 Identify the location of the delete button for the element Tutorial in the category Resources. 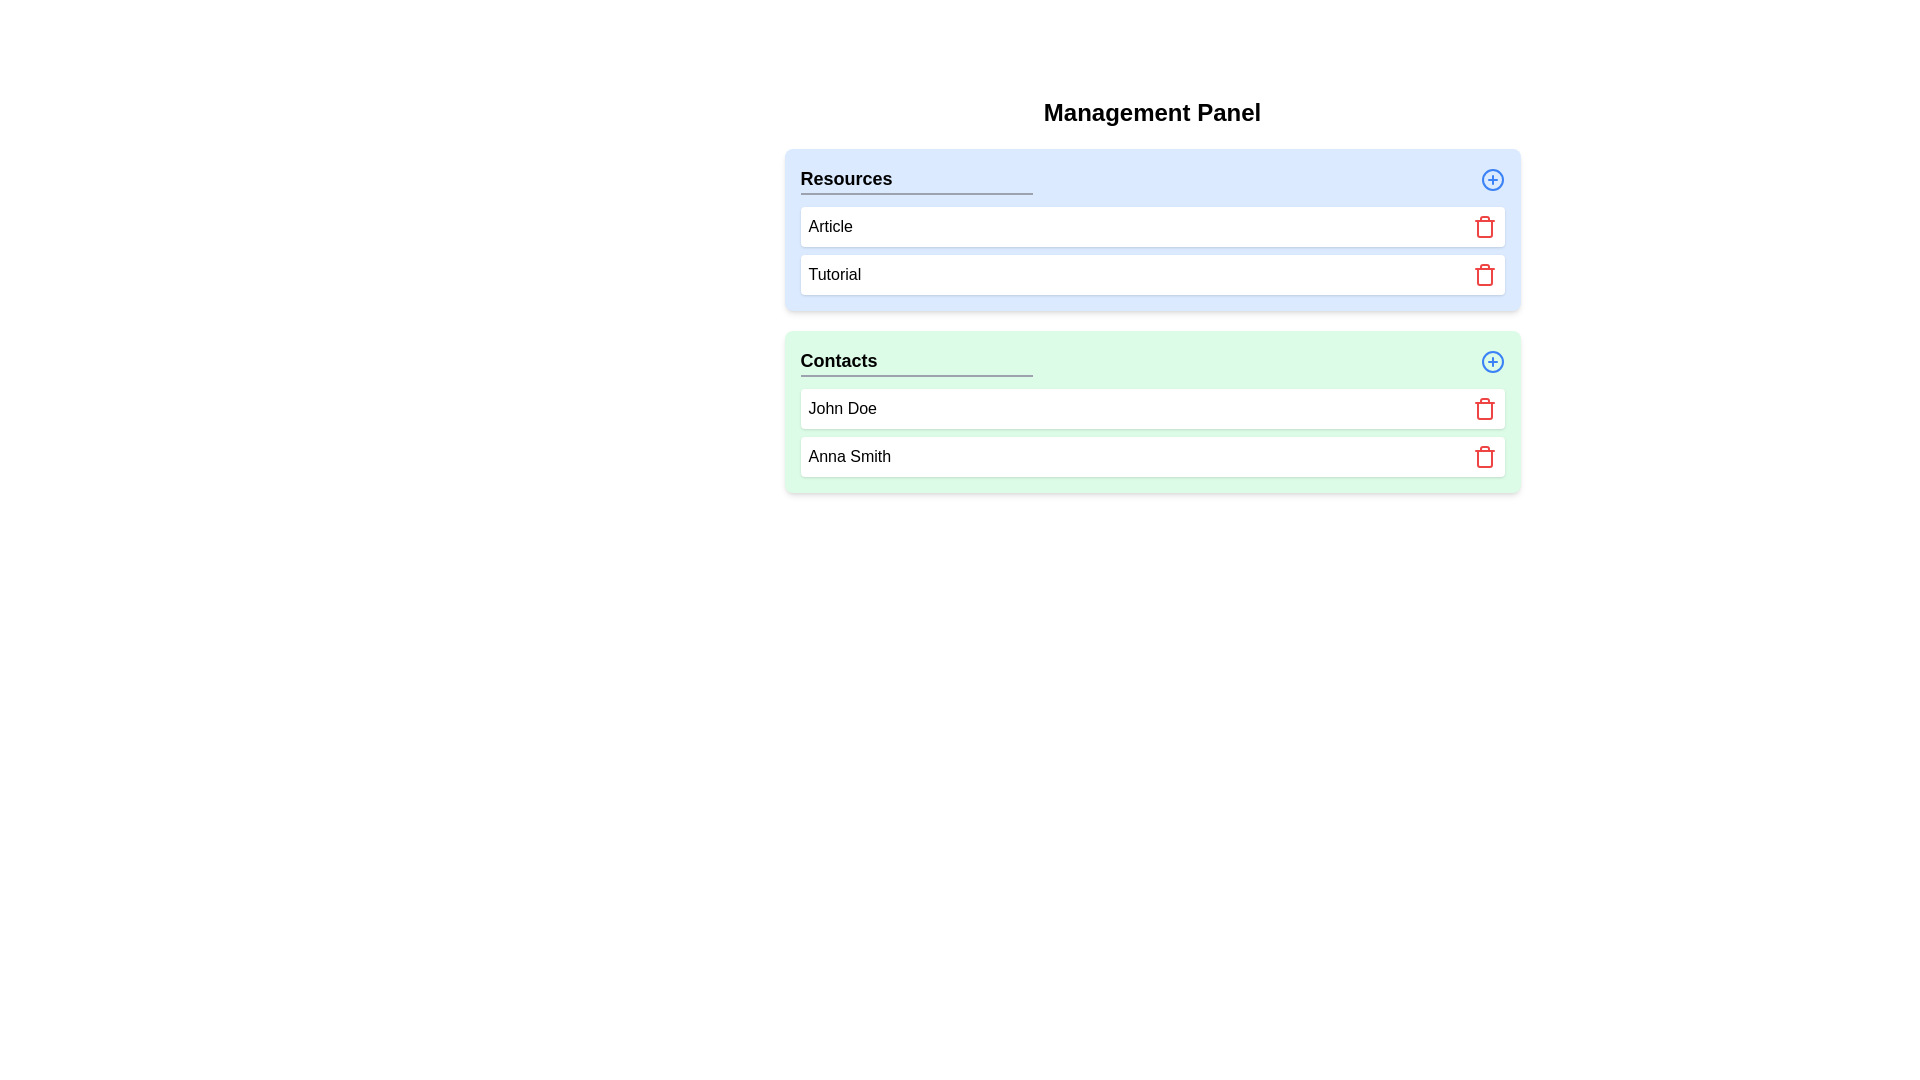
(1484, 274).